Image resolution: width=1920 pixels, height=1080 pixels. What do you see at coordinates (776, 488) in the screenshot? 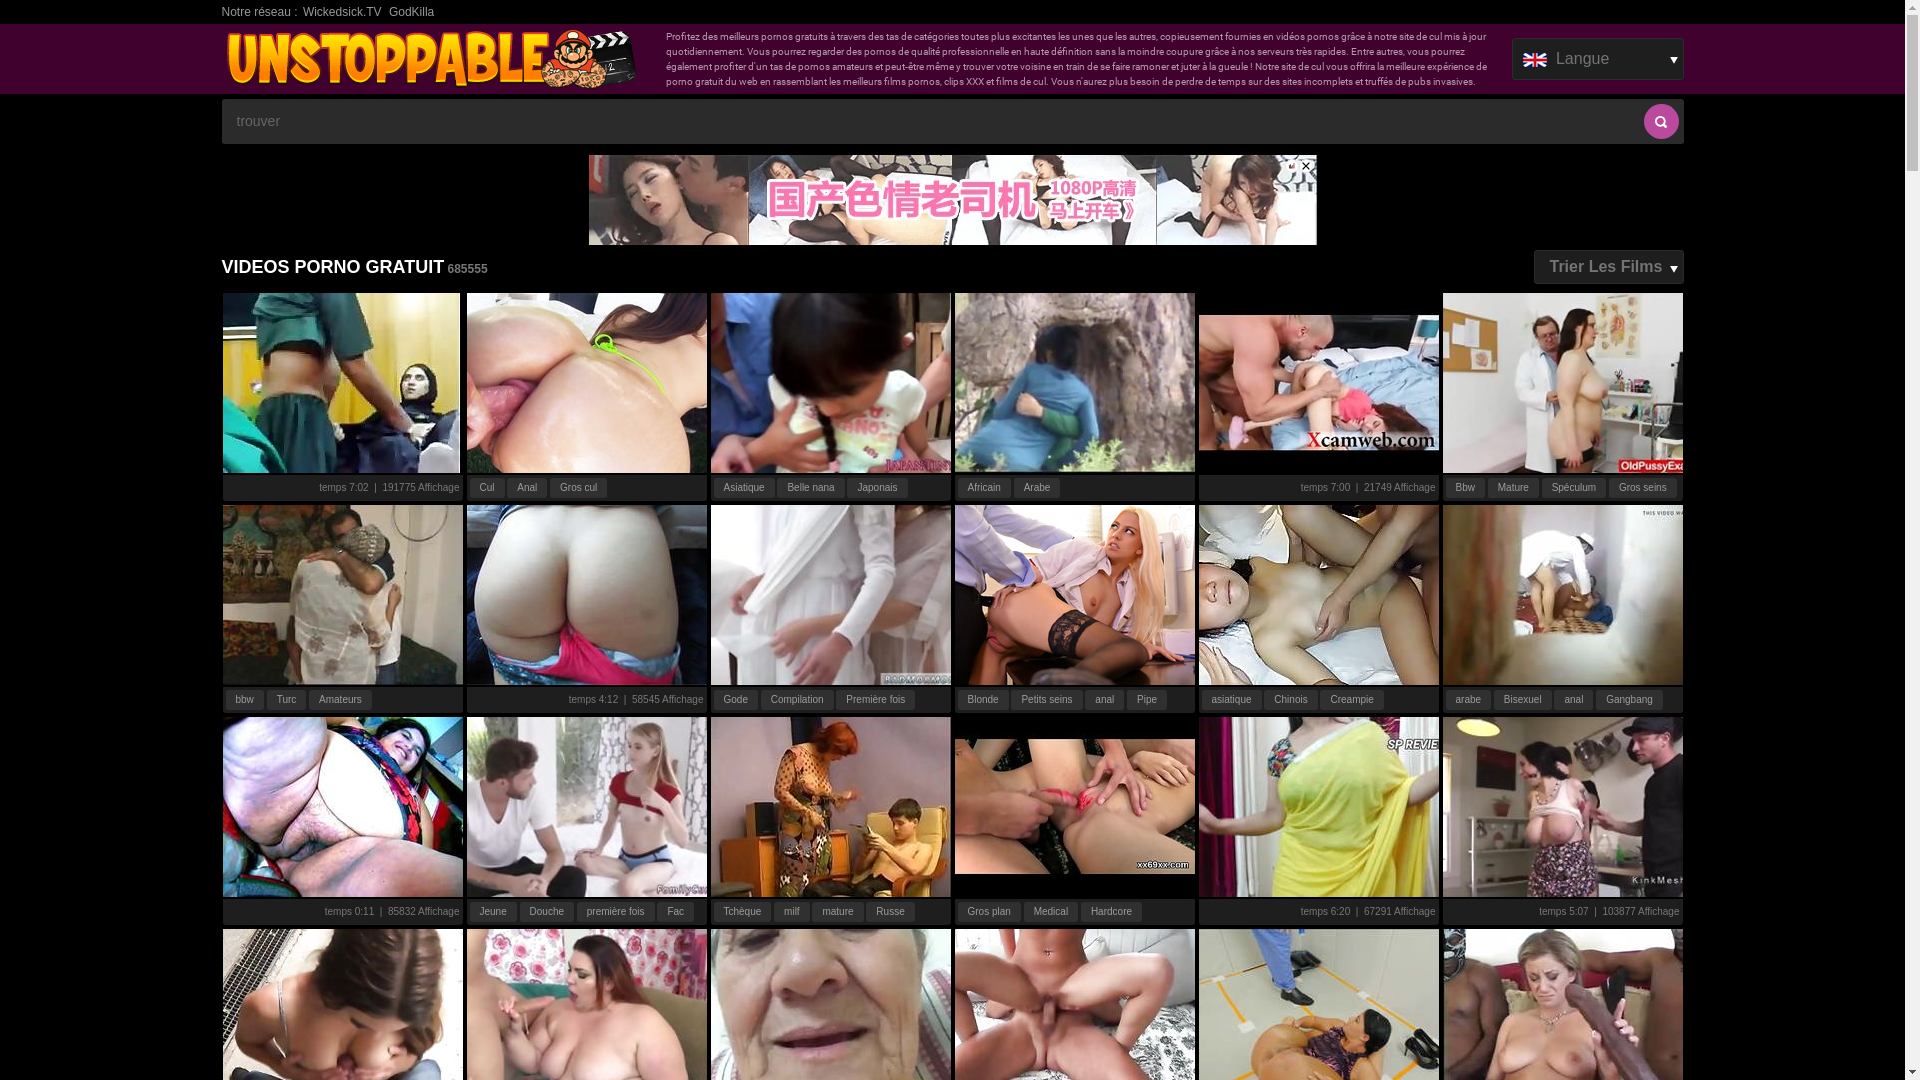
I see `'Belle nana'` at bounding box center [776, 488].